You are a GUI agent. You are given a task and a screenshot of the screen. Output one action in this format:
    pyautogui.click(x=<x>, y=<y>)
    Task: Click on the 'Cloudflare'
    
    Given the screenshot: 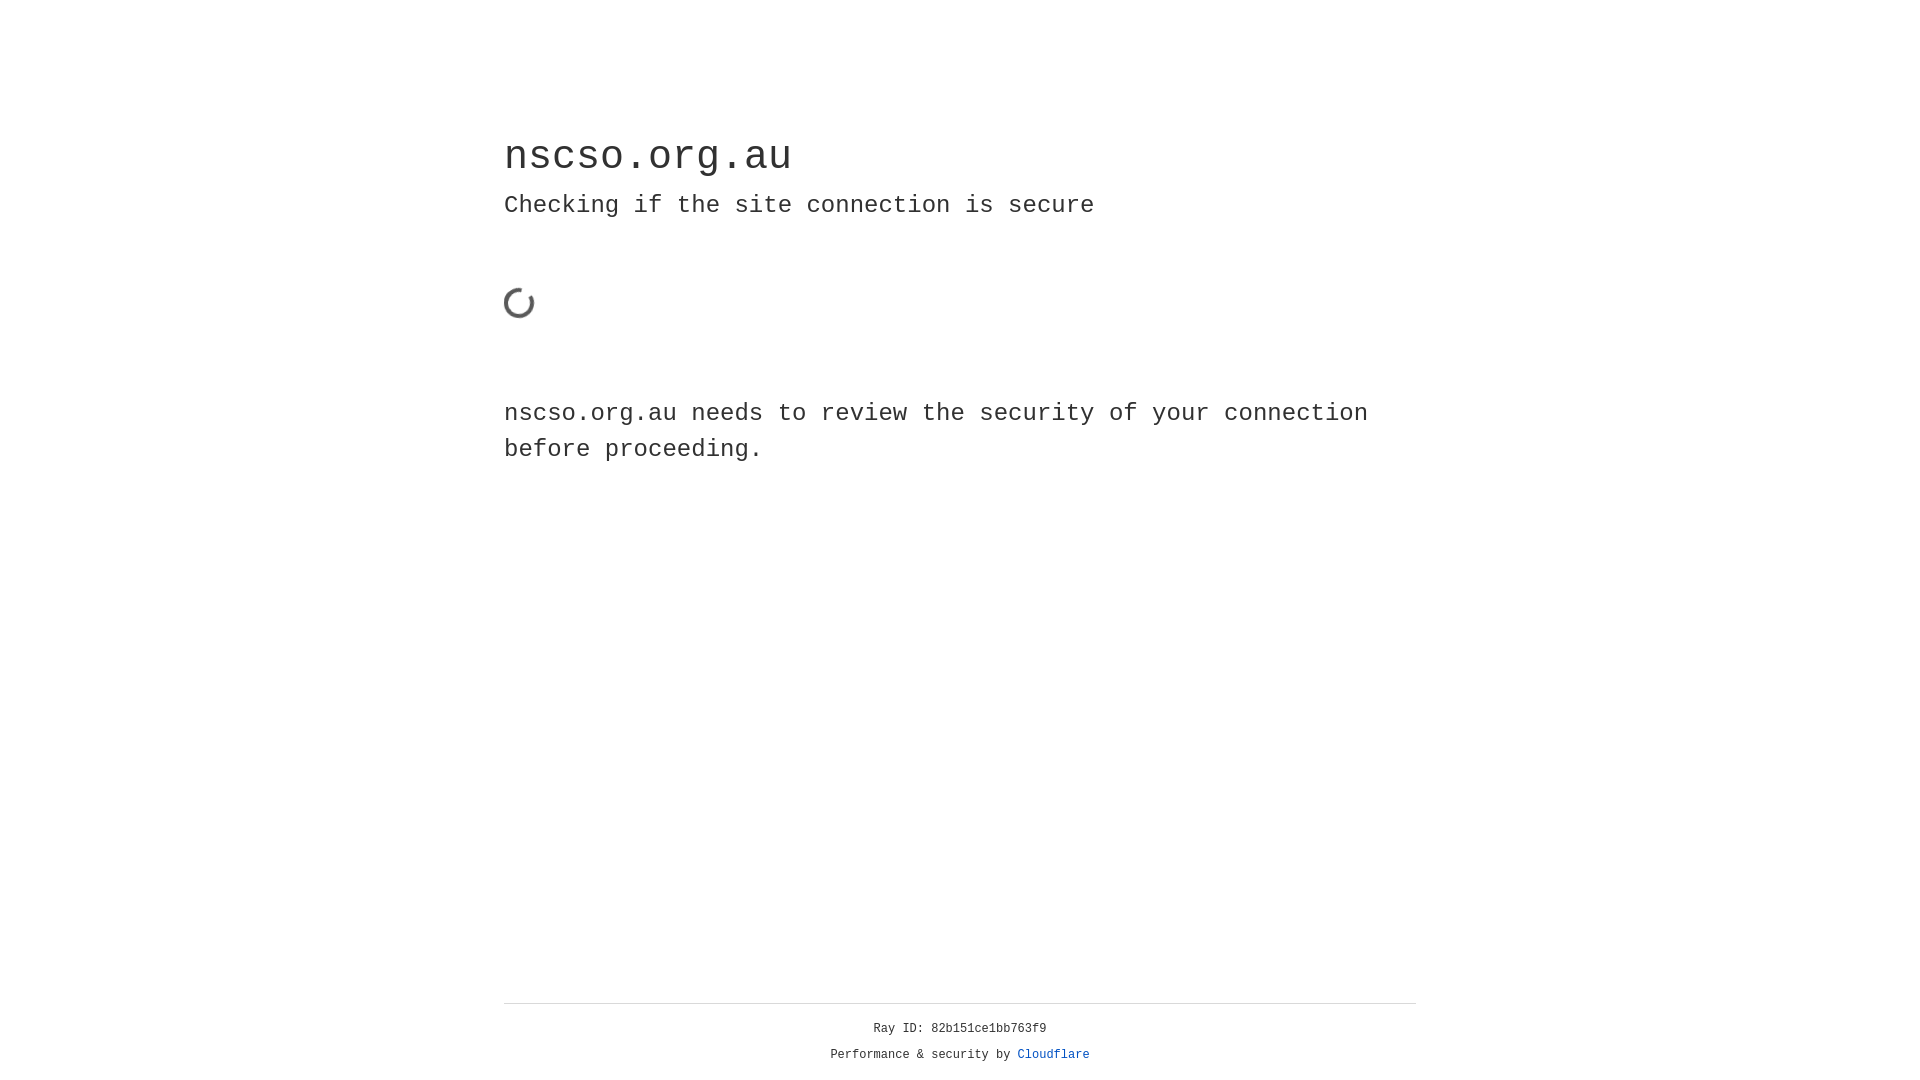 What is the action you would take?
    pyautogui.click(x=1053, y=1054)
    